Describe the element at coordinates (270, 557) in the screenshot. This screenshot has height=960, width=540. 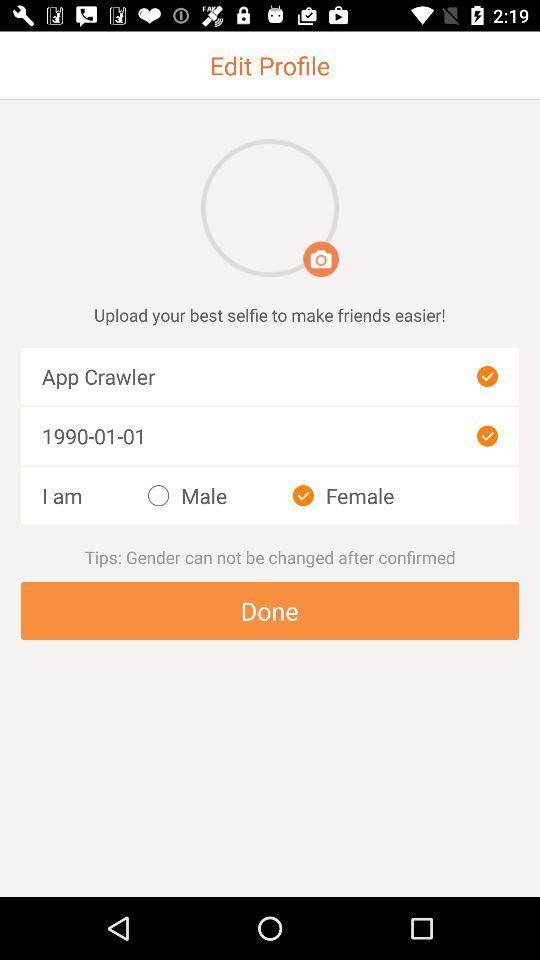
I see `tap on the text above the button done` at that location.